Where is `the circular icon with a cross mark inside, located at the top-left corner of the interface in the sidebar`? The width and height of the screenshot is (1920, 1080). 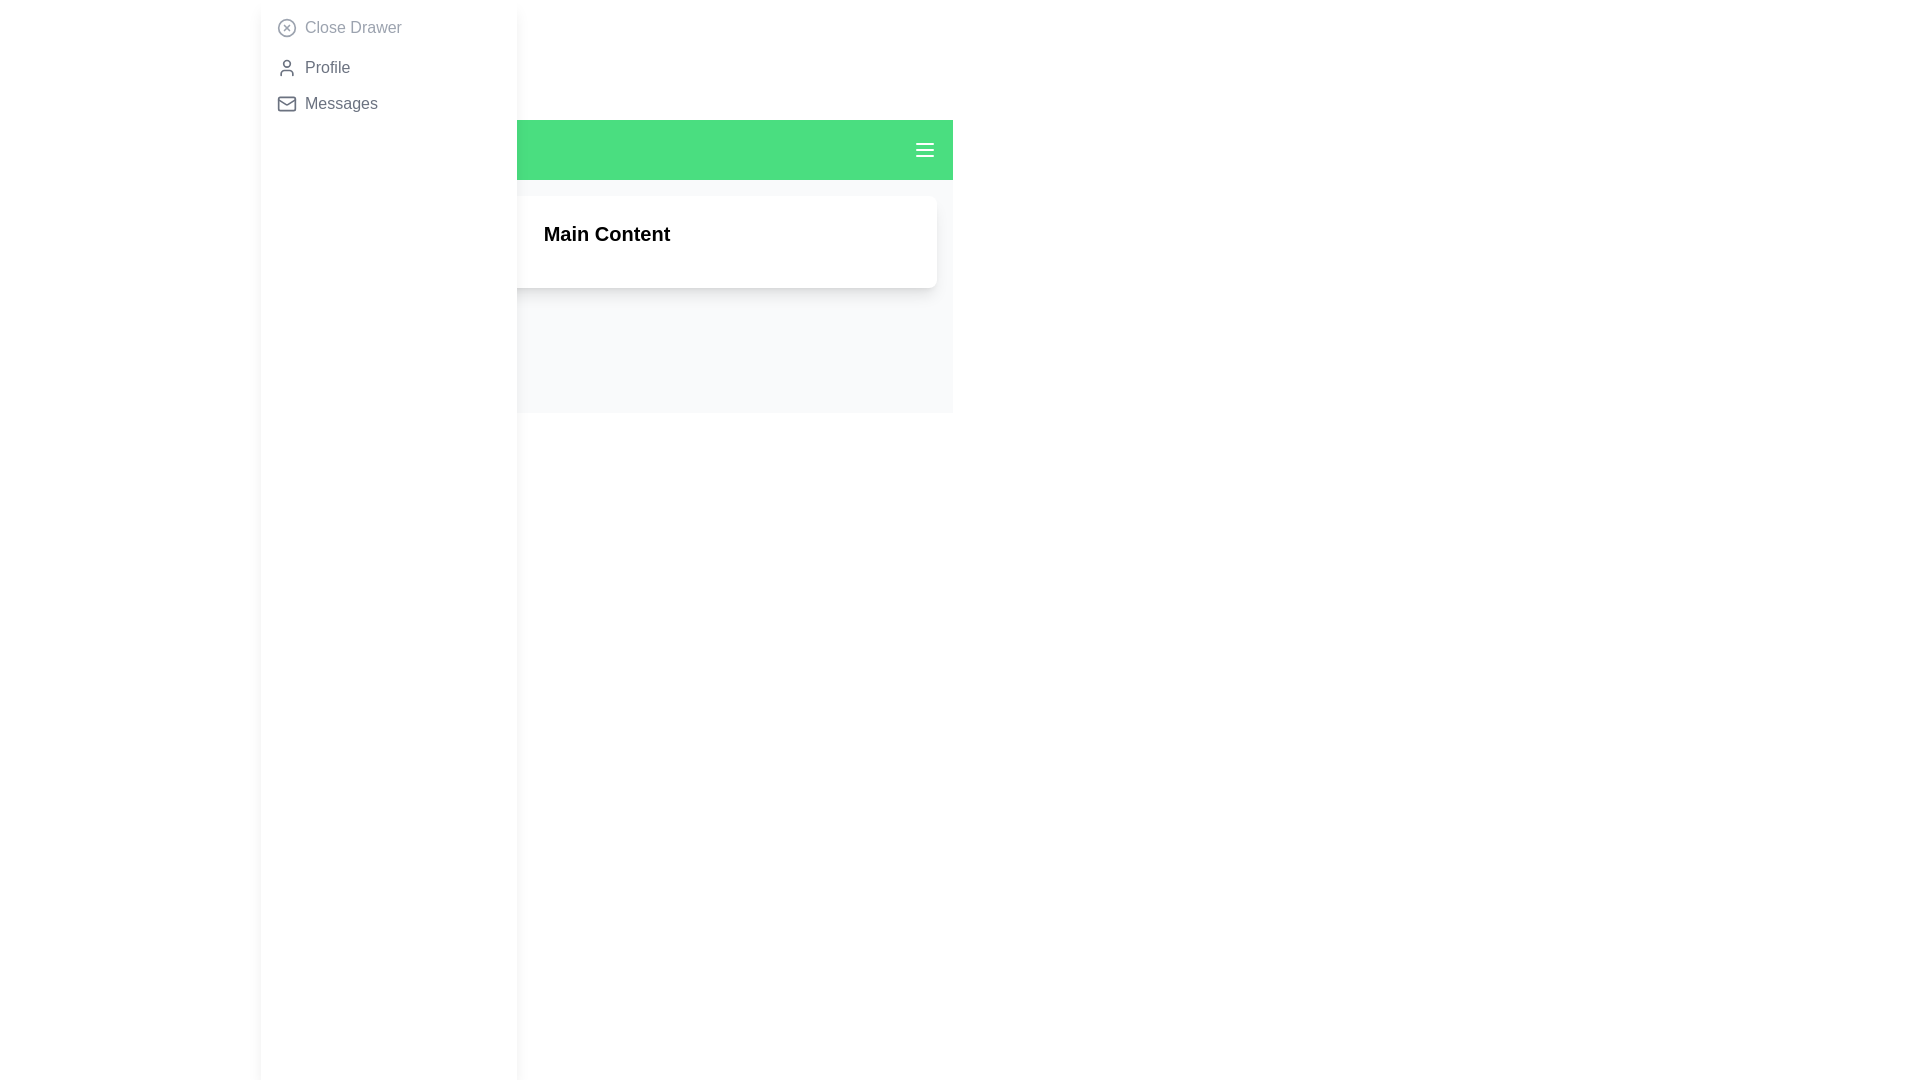 the circular icon with a cross mark inside, located at the top-left corner of the interface in the sidebar is located at coordinates (286, 27).